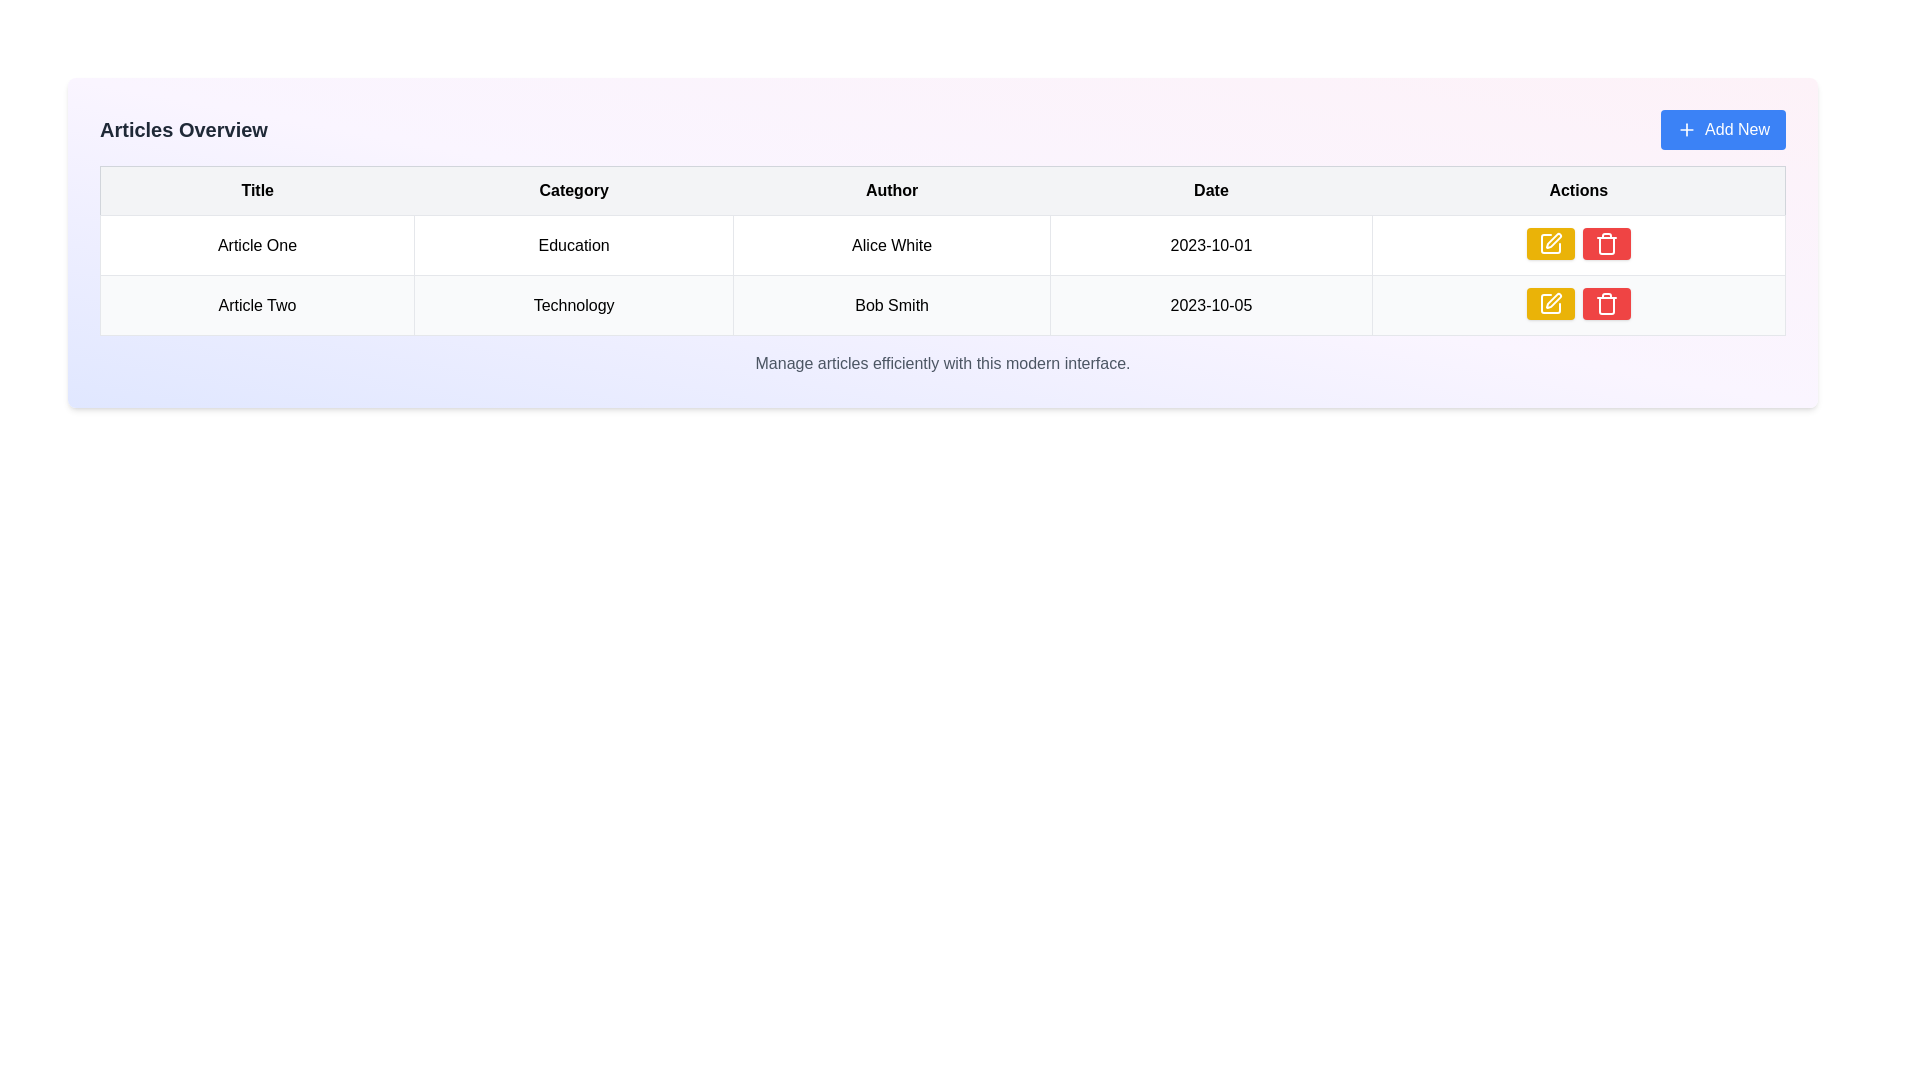 Image resolution: width=1920 pixels, height=1080 pixels. Describe the element at coordinates (256, 244) in the screenshot. I see `the static text label that identifies 'Article One' in the first row of the table, aligned with 'Education' in the 'Category' column` at that location.